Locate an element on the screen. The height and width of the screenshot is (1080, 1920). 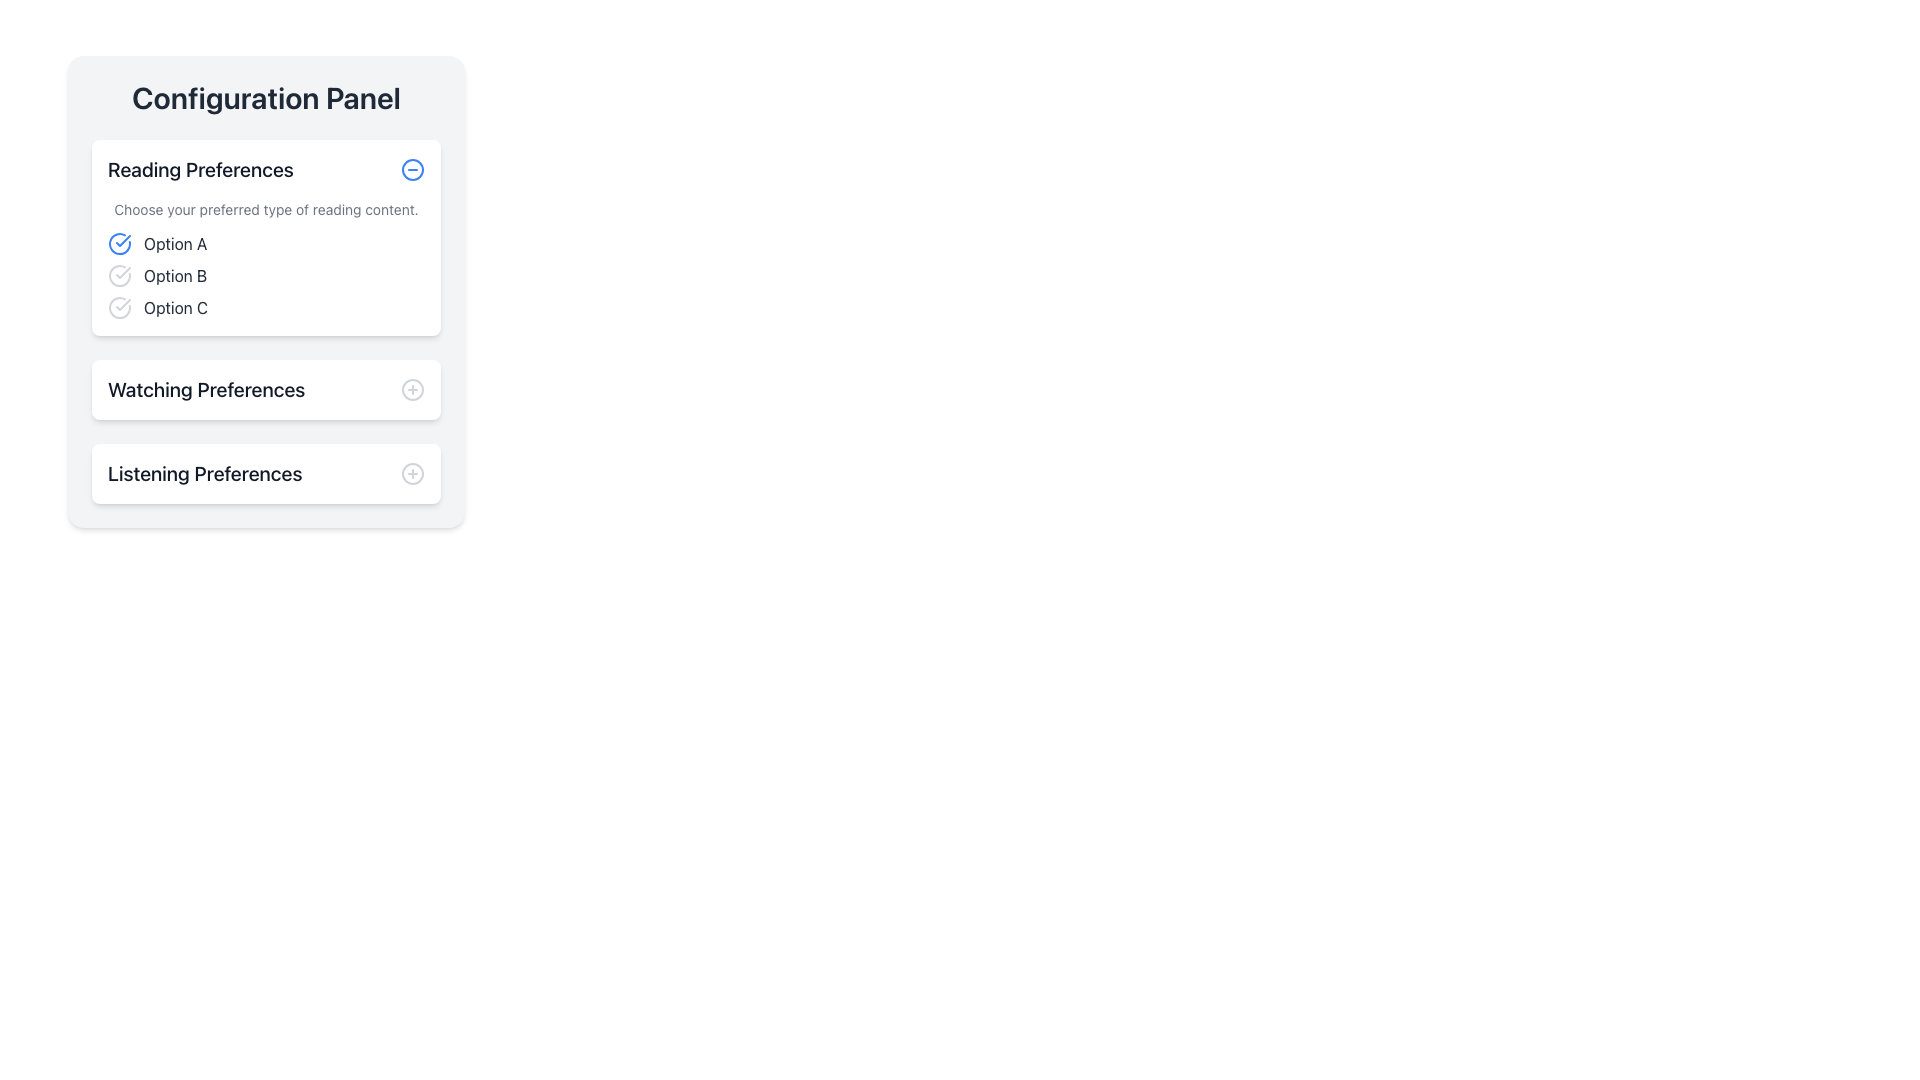
the state of the decorative checkbox indicating the selected option for 'Option A' in the 'Reading Preferences' category is located at coordinates (119, 242).